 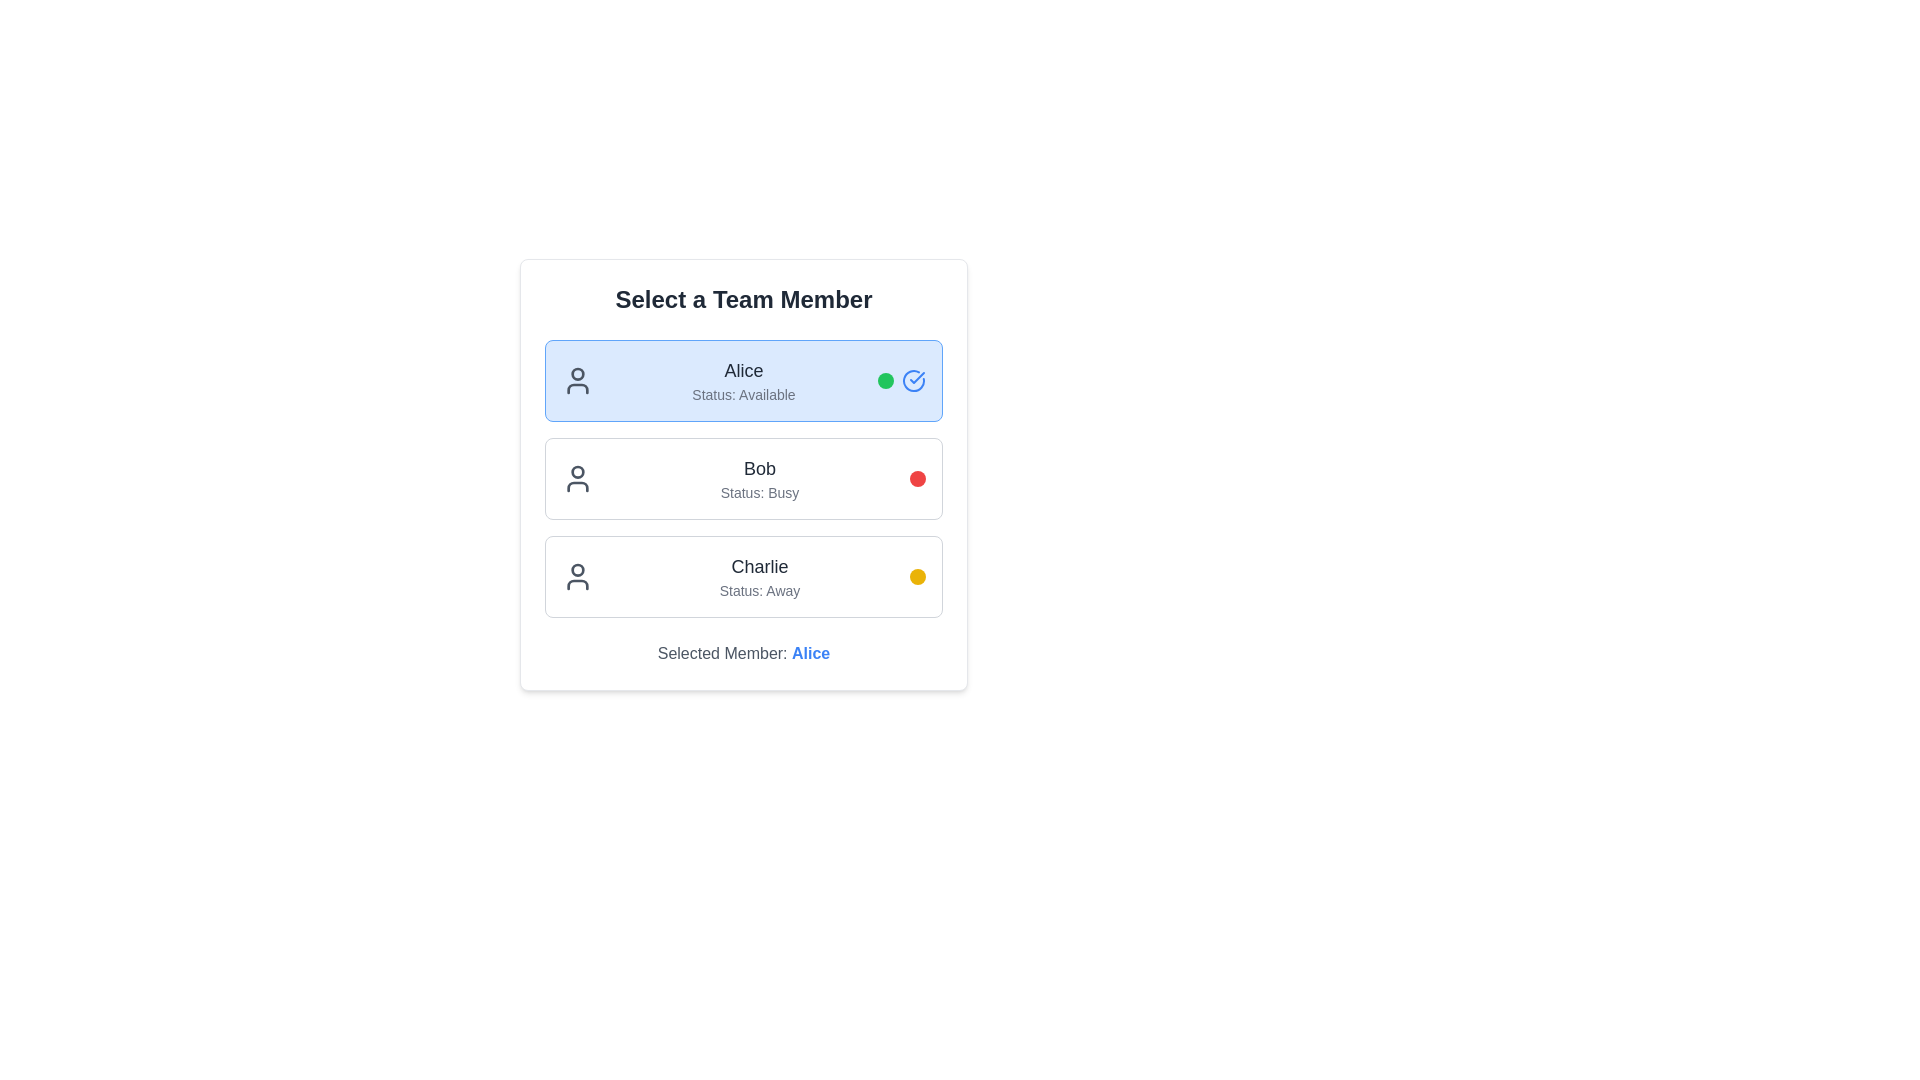 I want to click on the decorative SVG component that is part of the user icon for 'Alice', located at the bottom part of the icon's torso, so click(x=576, y=389).